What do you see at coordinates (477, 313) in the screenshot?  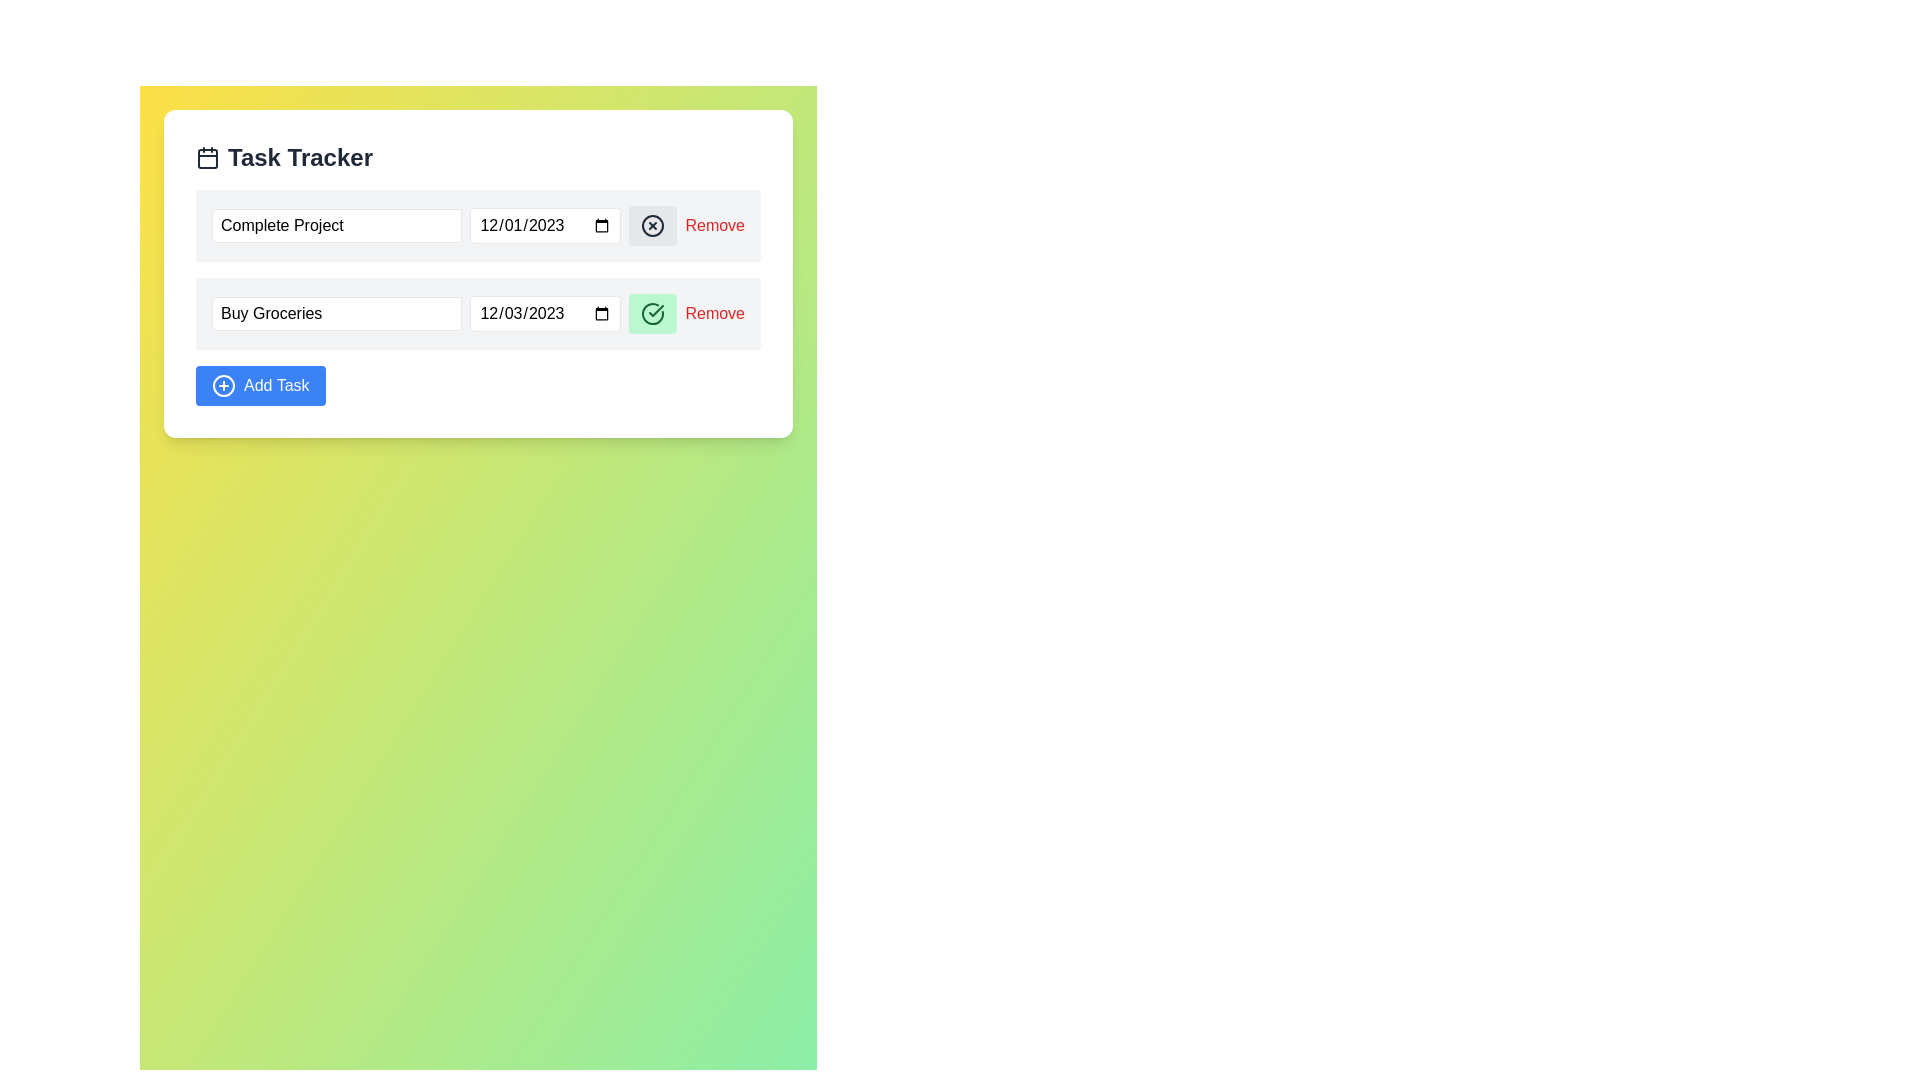 I see `the date input field labeled '12/03/2023' within the Task management component to change the deadline` at bounding box center [477, 313].